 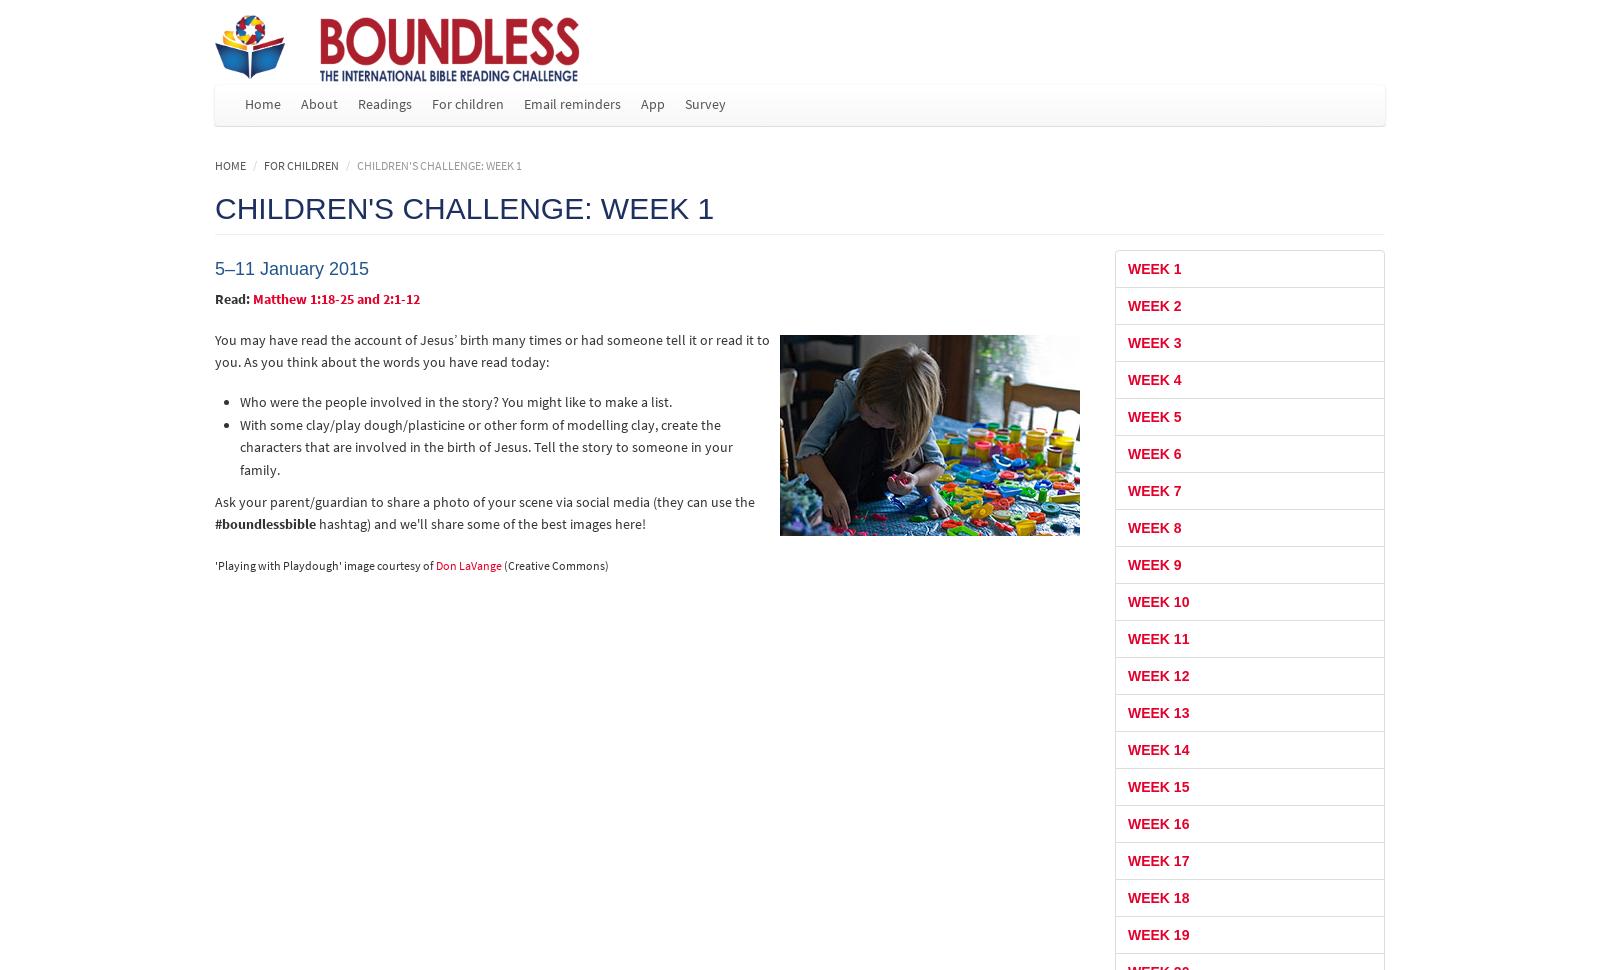 I want to click on 'Week 10', so click(x=1158, y=601).